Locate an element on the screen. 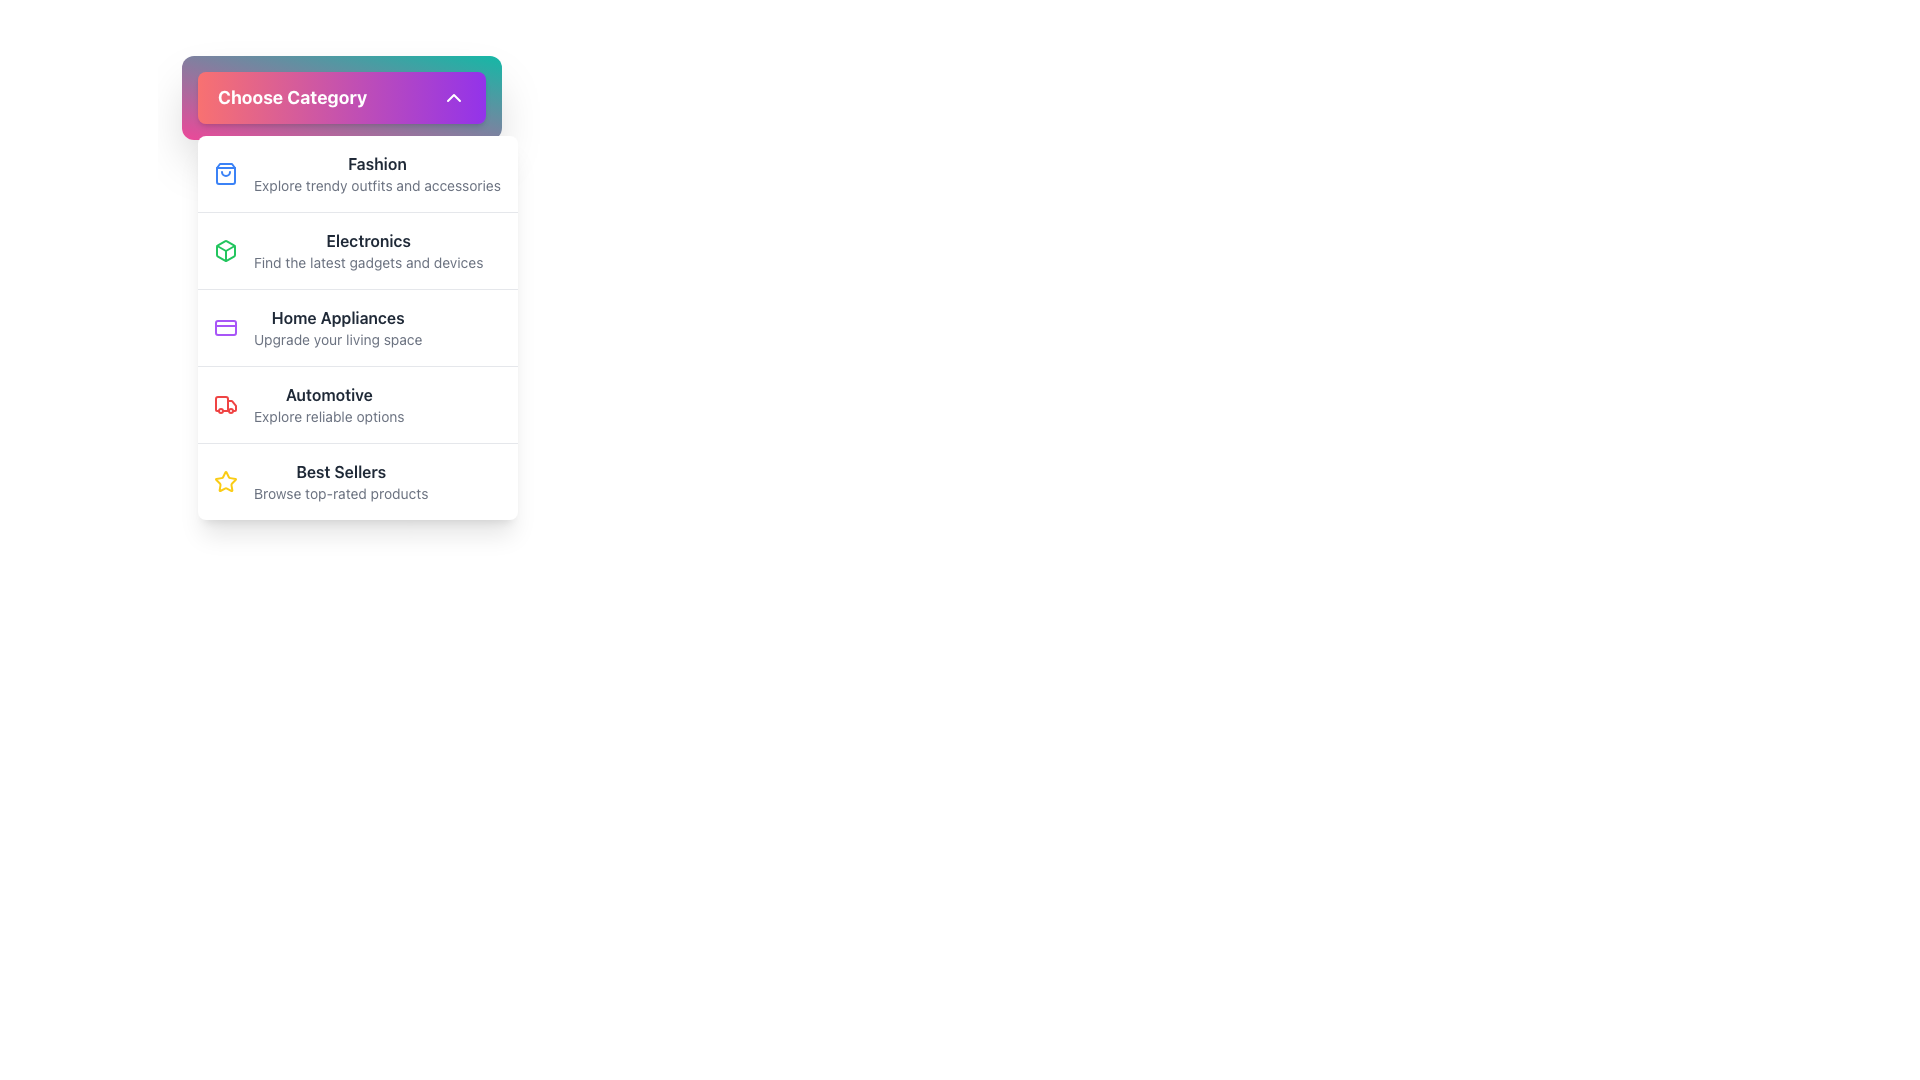 This screenshot has width=1920, height=1080. the 'Electronics' category icon, which is a 3D box symbol located at the leftmost side of the dropdown menu under 'Choose Category.' is located at coordinates (225, 249).